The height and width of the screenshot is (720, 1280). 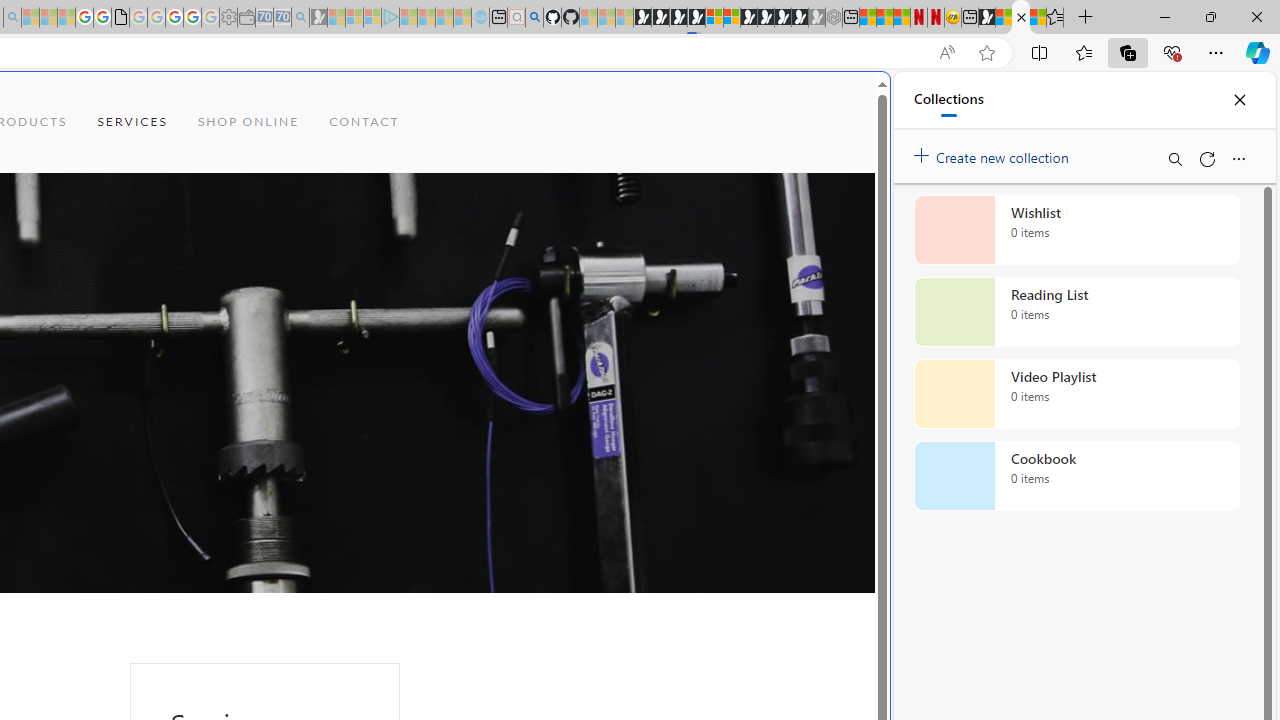 I want to click on 'Cheap Car Rentals - Save70.com - Sleeping', so click(x=281, y=17).